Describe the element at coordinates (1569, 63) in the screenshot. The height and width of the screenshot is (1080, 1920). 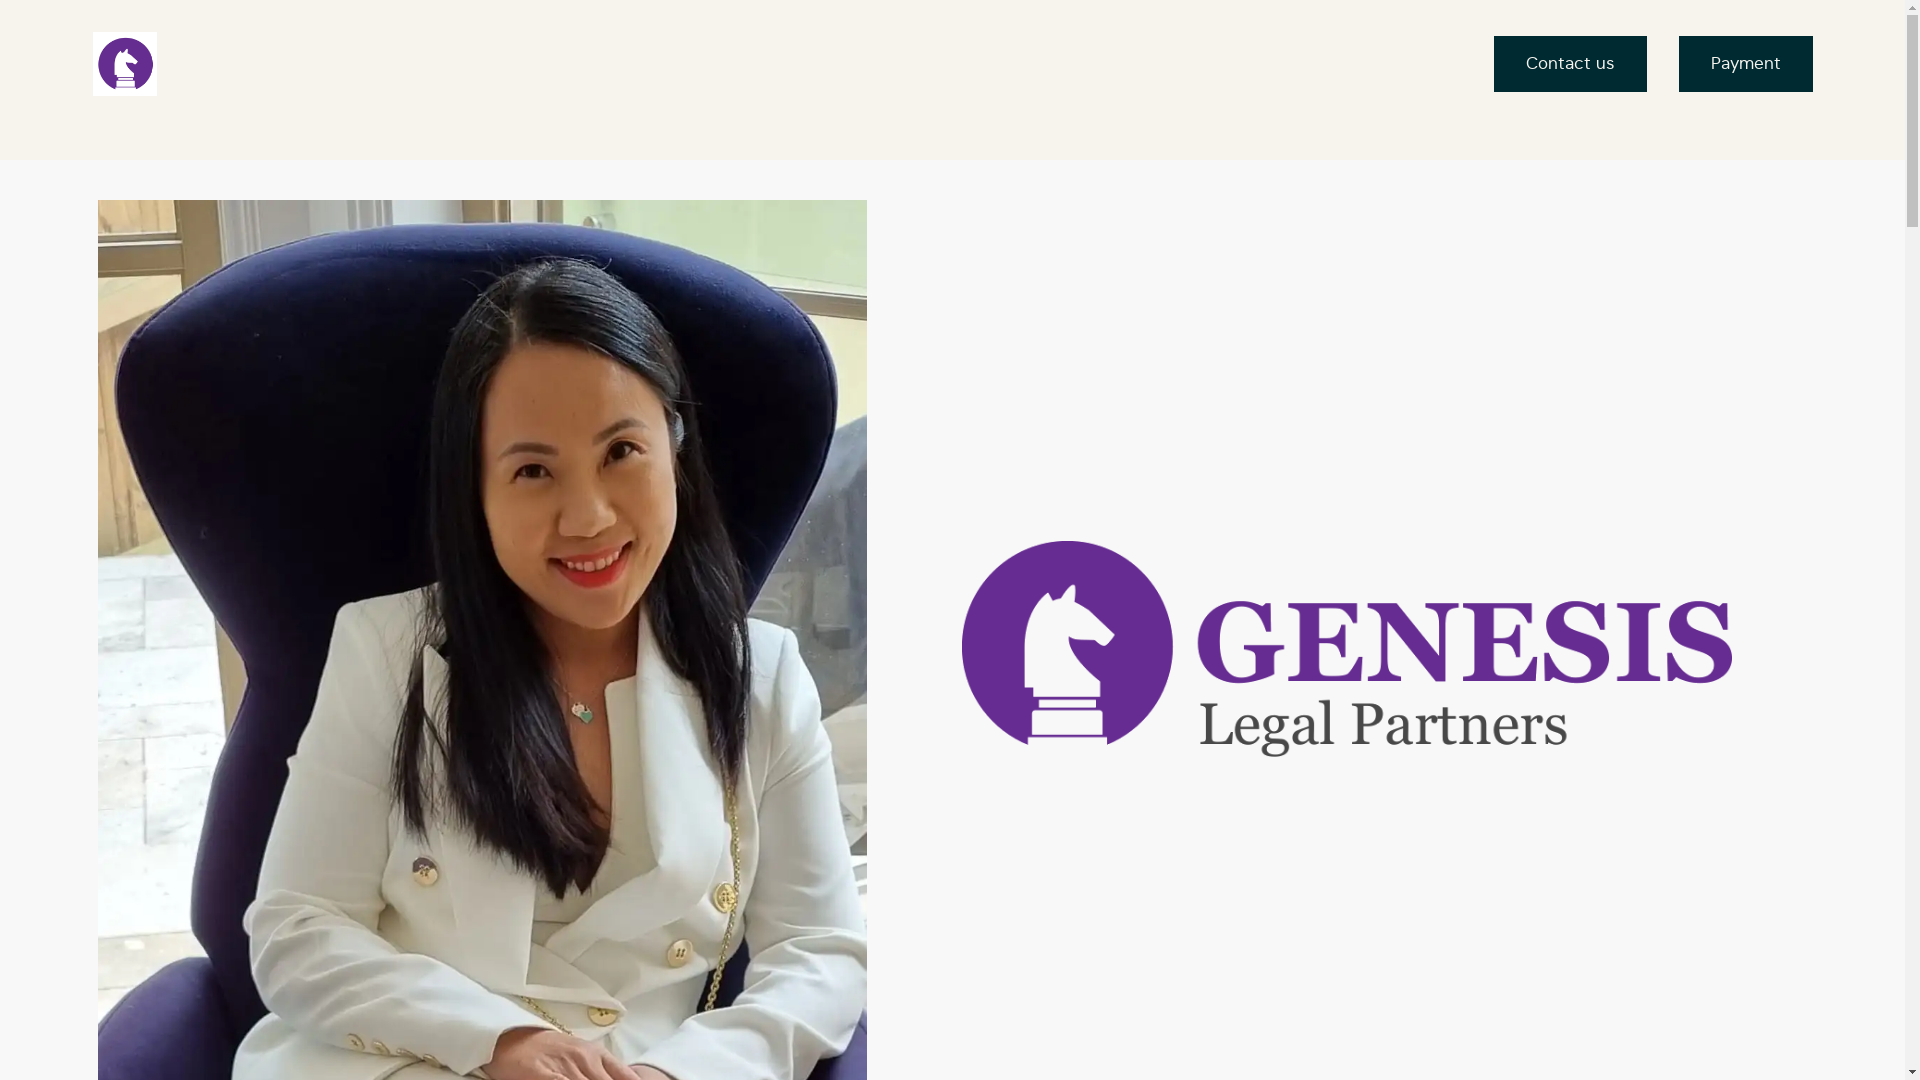
I see `'Contact us'` at that location.